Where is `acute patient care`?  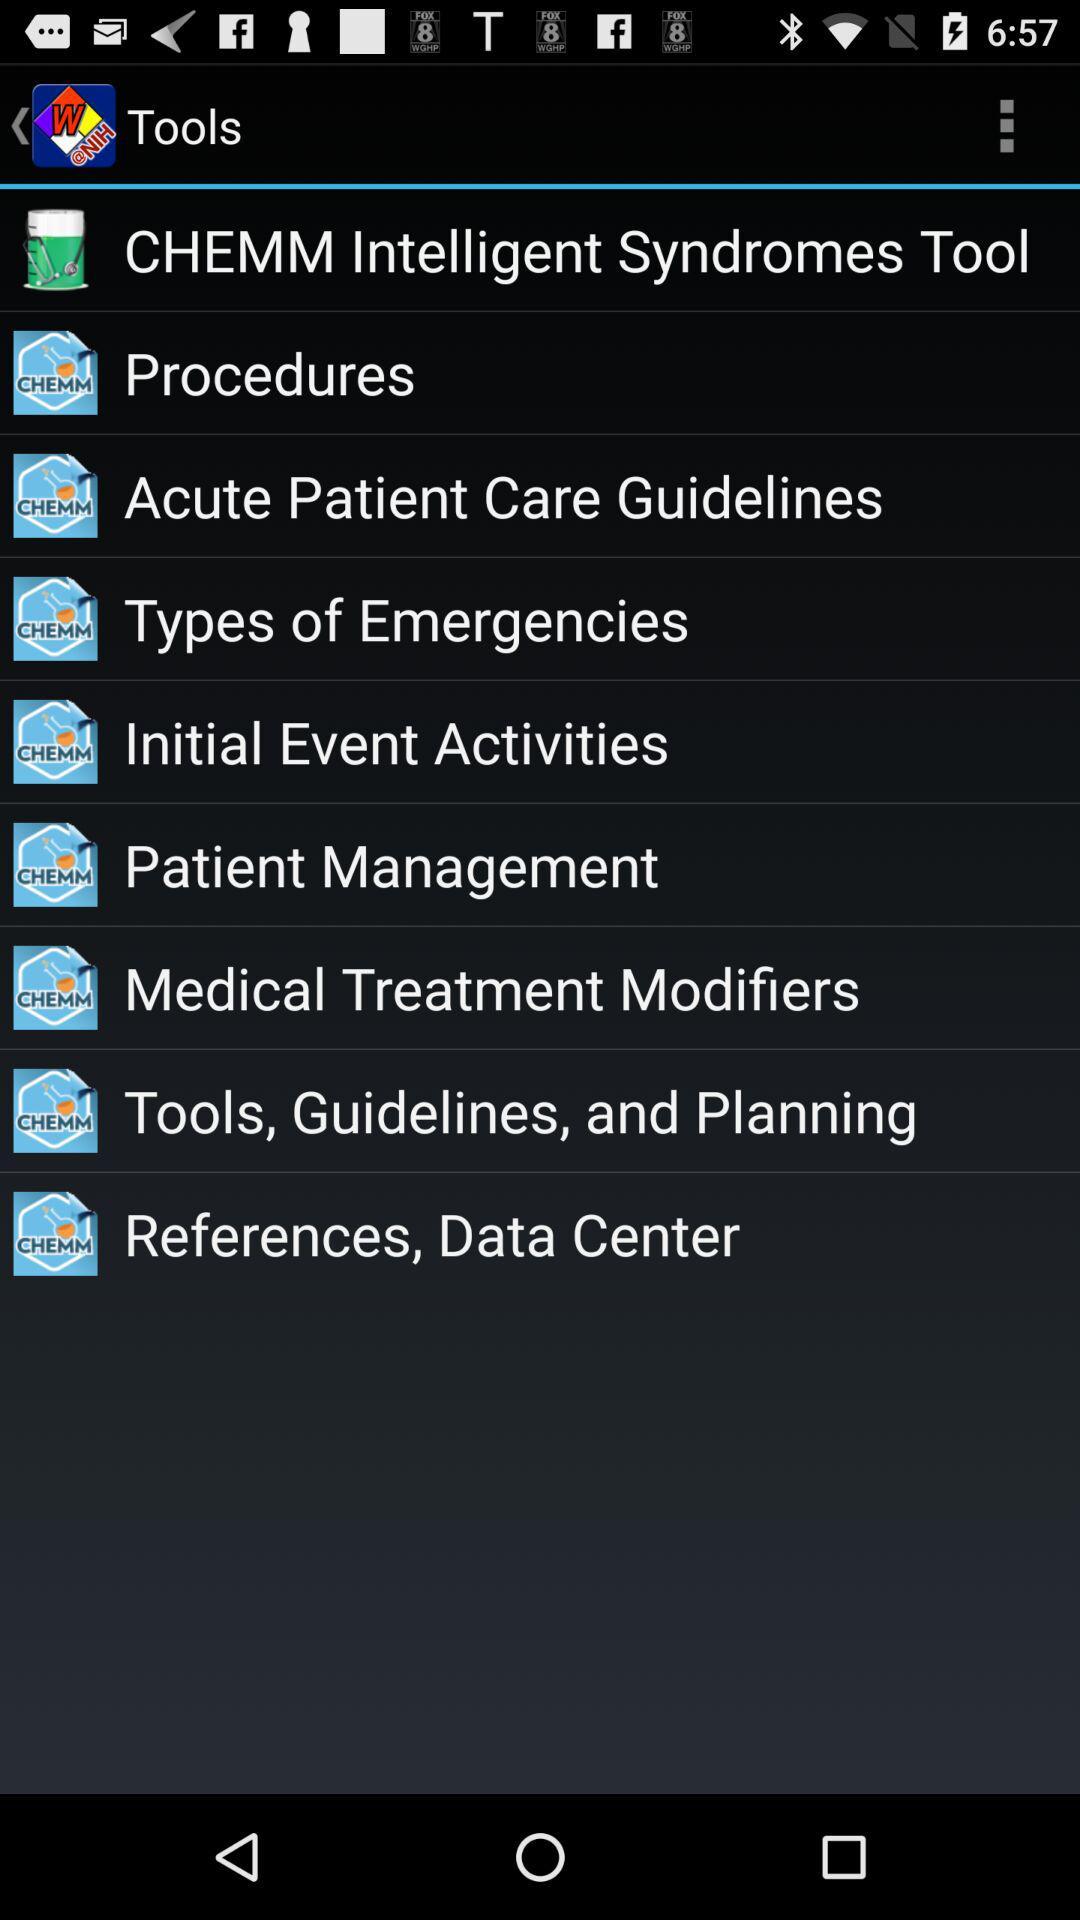
acute patient care is located at coordinates (600, 495).